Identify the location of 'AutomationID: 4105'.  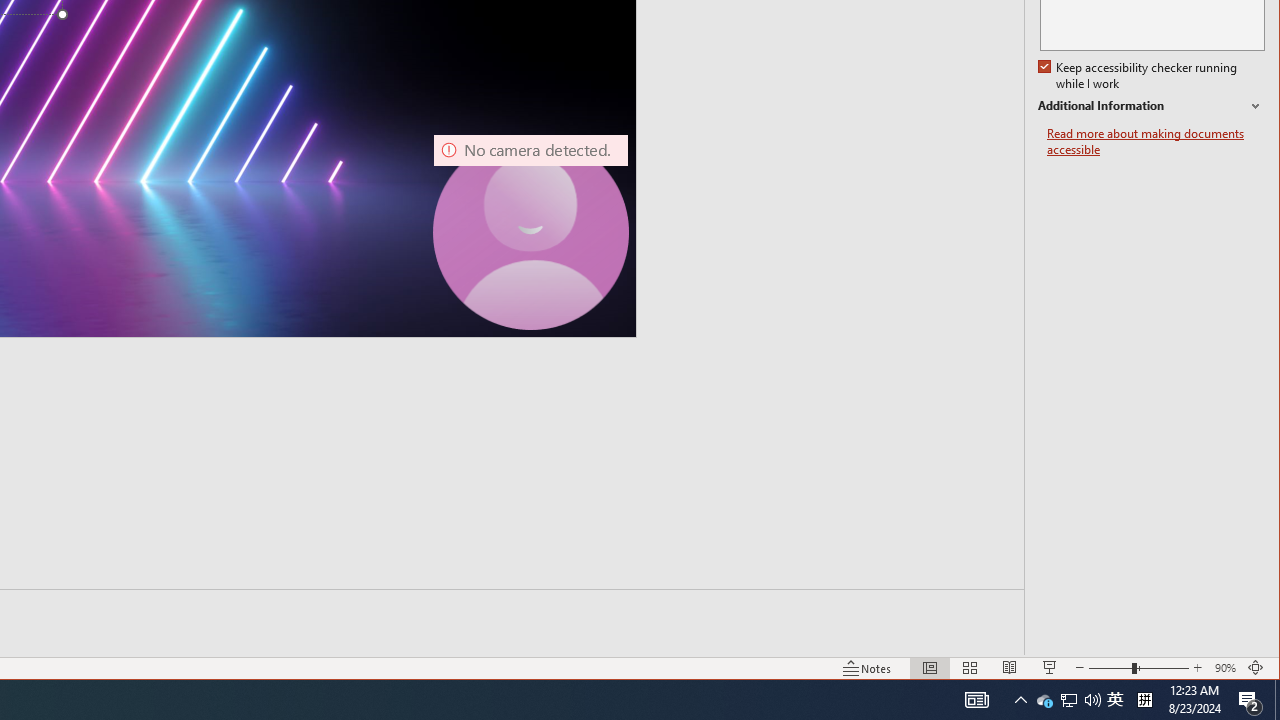
(977, 698).